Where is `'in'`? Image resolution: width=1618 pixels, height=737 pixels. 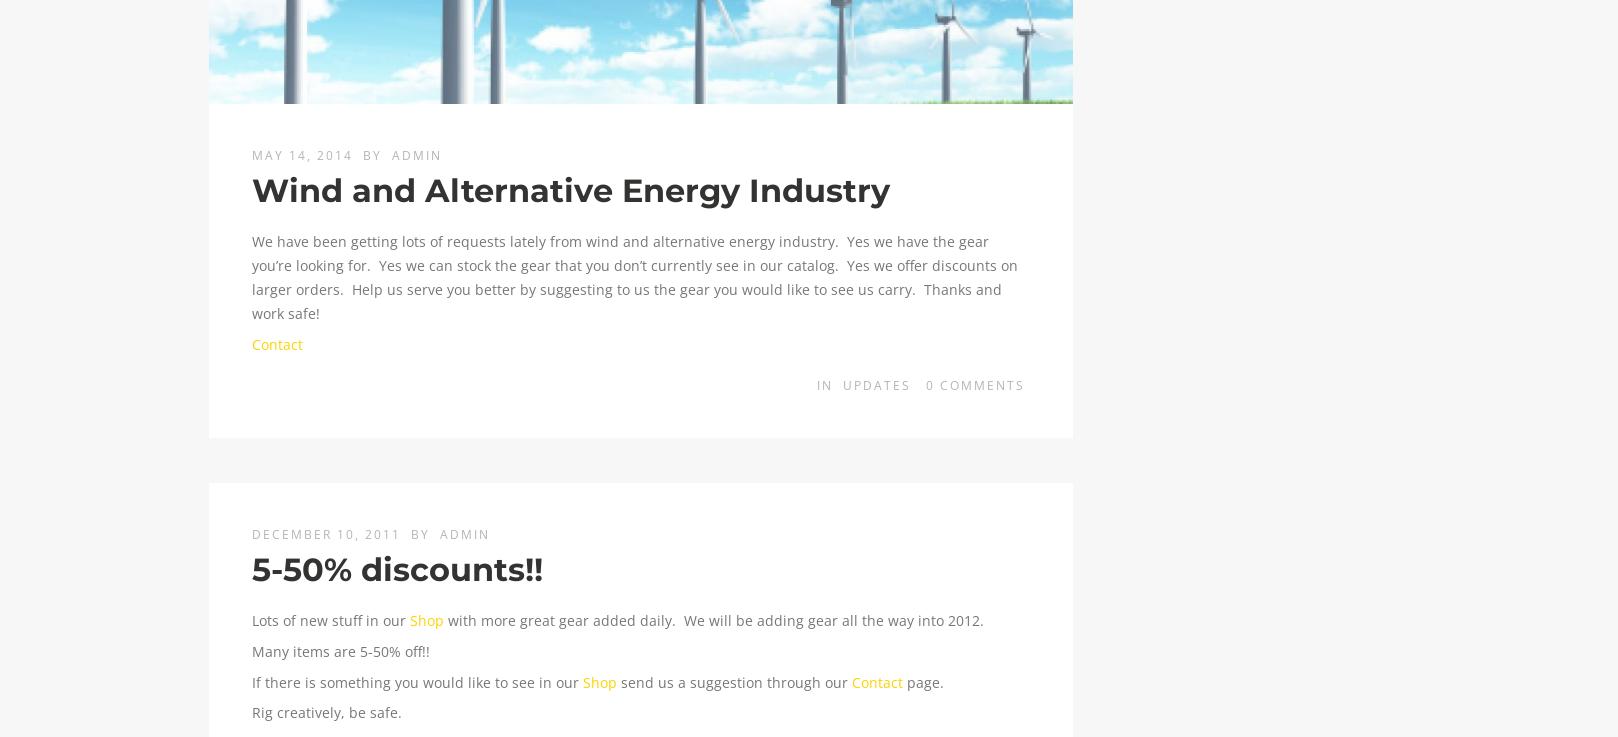
'in' is located at coordinates (826, 385).